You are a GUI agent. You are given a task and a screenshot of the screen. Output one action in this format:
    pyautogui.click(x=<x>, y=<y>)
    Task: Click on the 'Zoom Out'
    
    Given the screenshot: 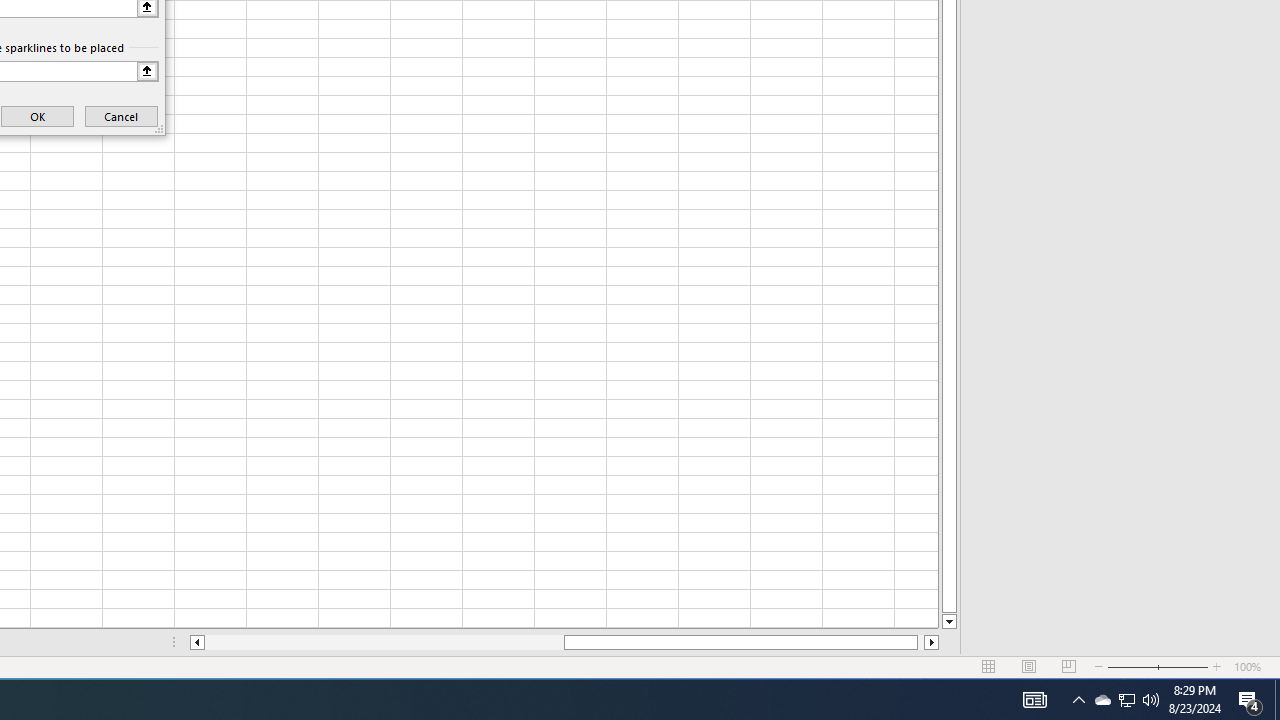 What is the action you would take?
    pyautogui.click(x=1132, y=667)
    